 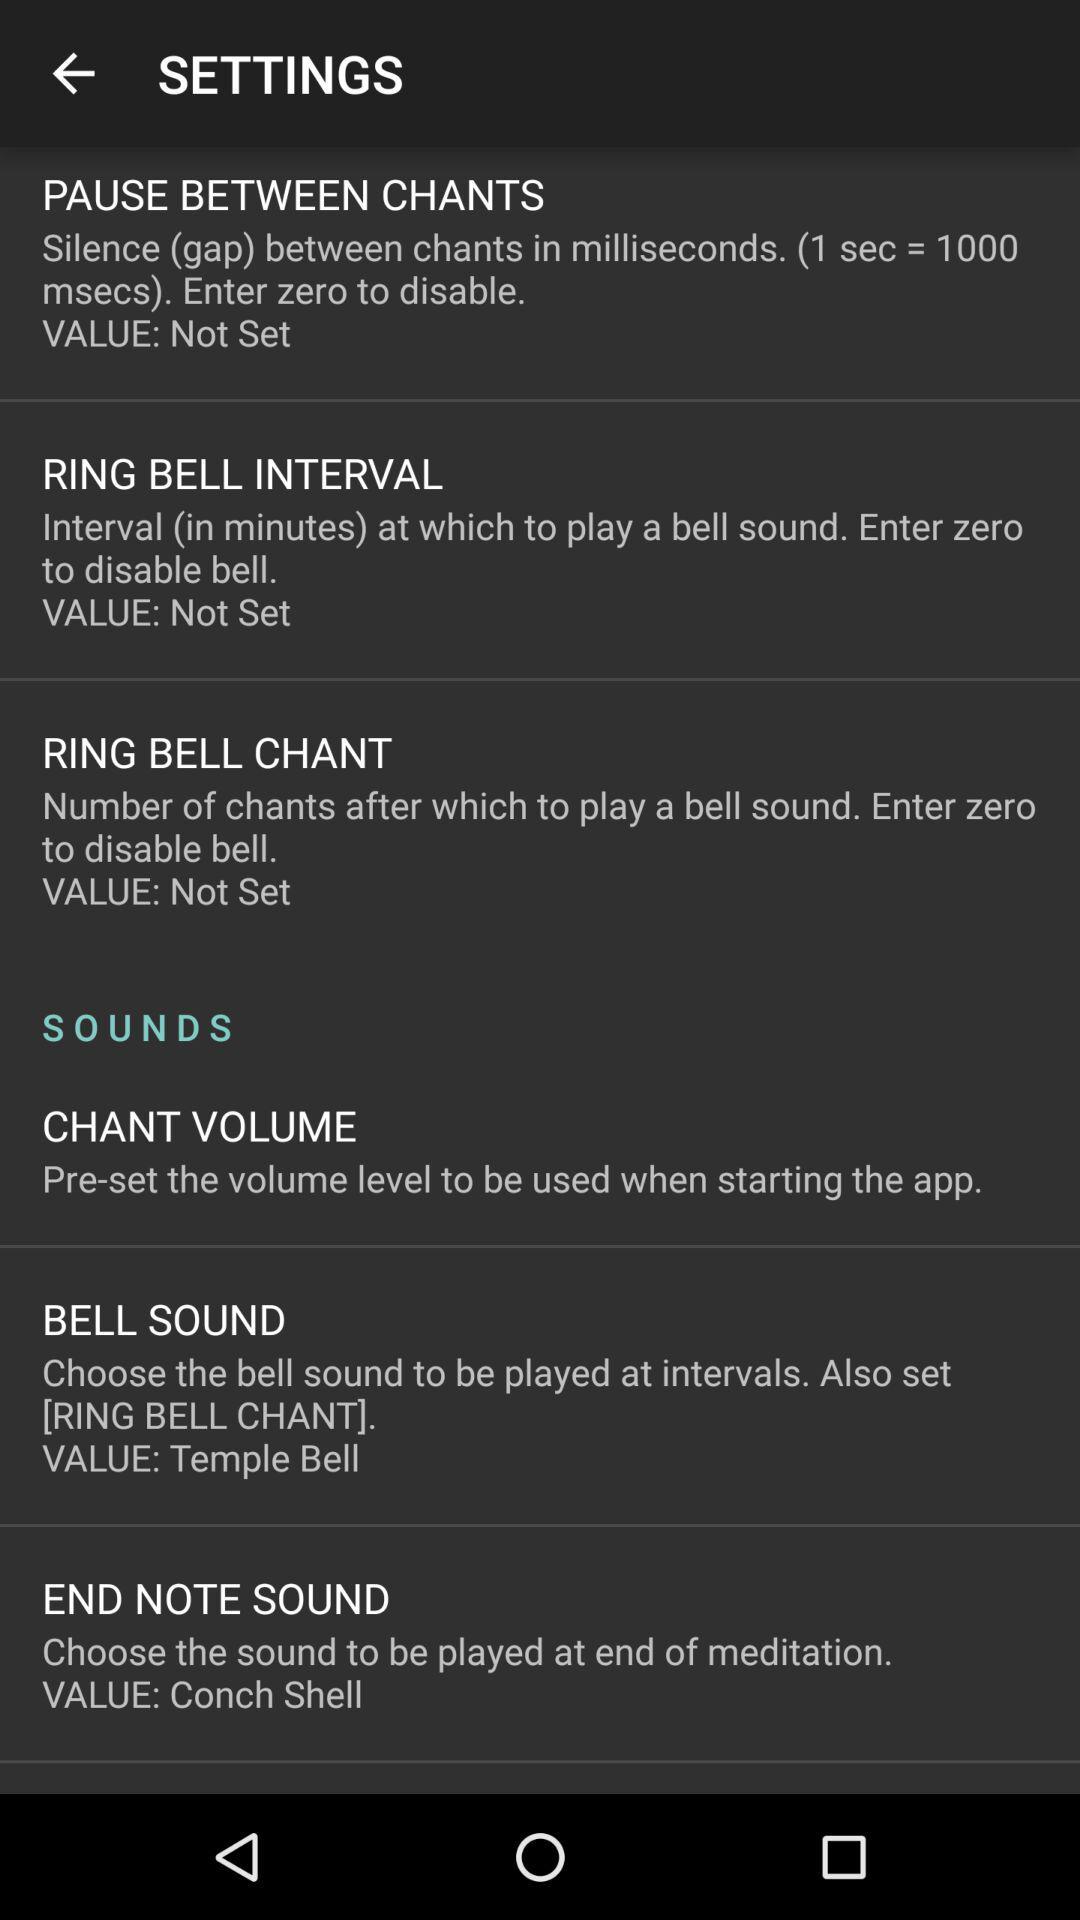 What do you see at coordinates (540, 847) in the screenshot?
I see `the icon below ring bell chant item` at bounding box center [540, 847].